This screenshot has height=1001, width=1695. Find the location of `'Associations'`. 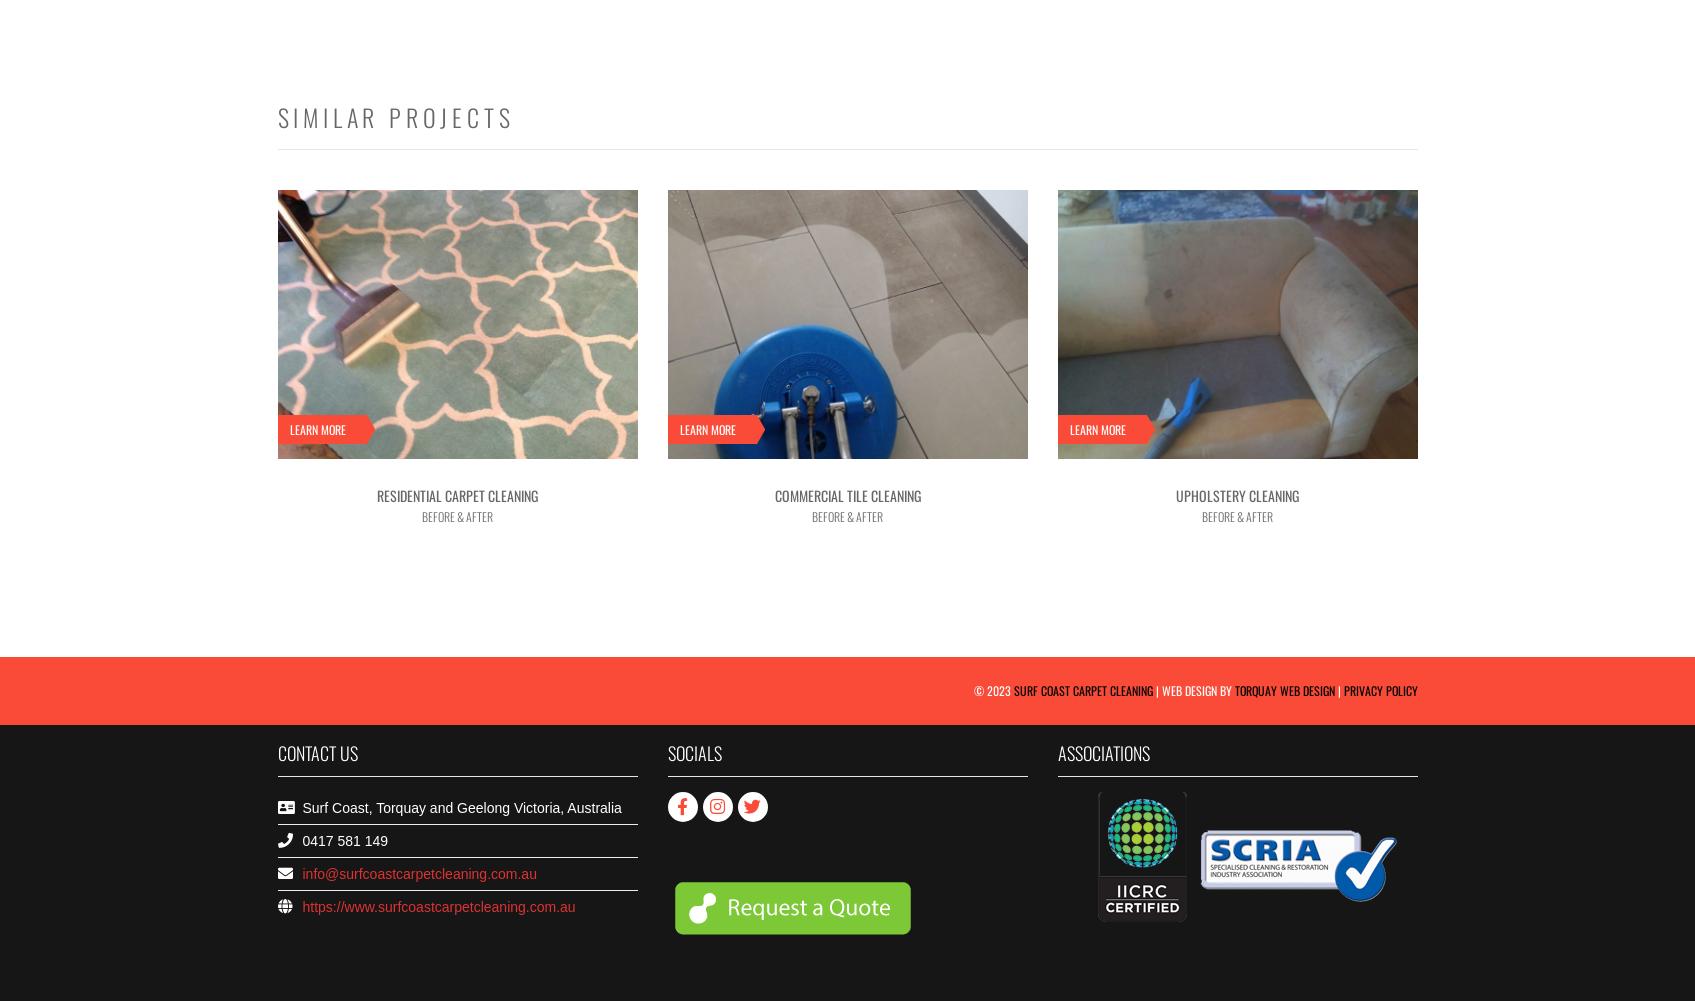

'Associations' is located at coordinates (1057, 752).